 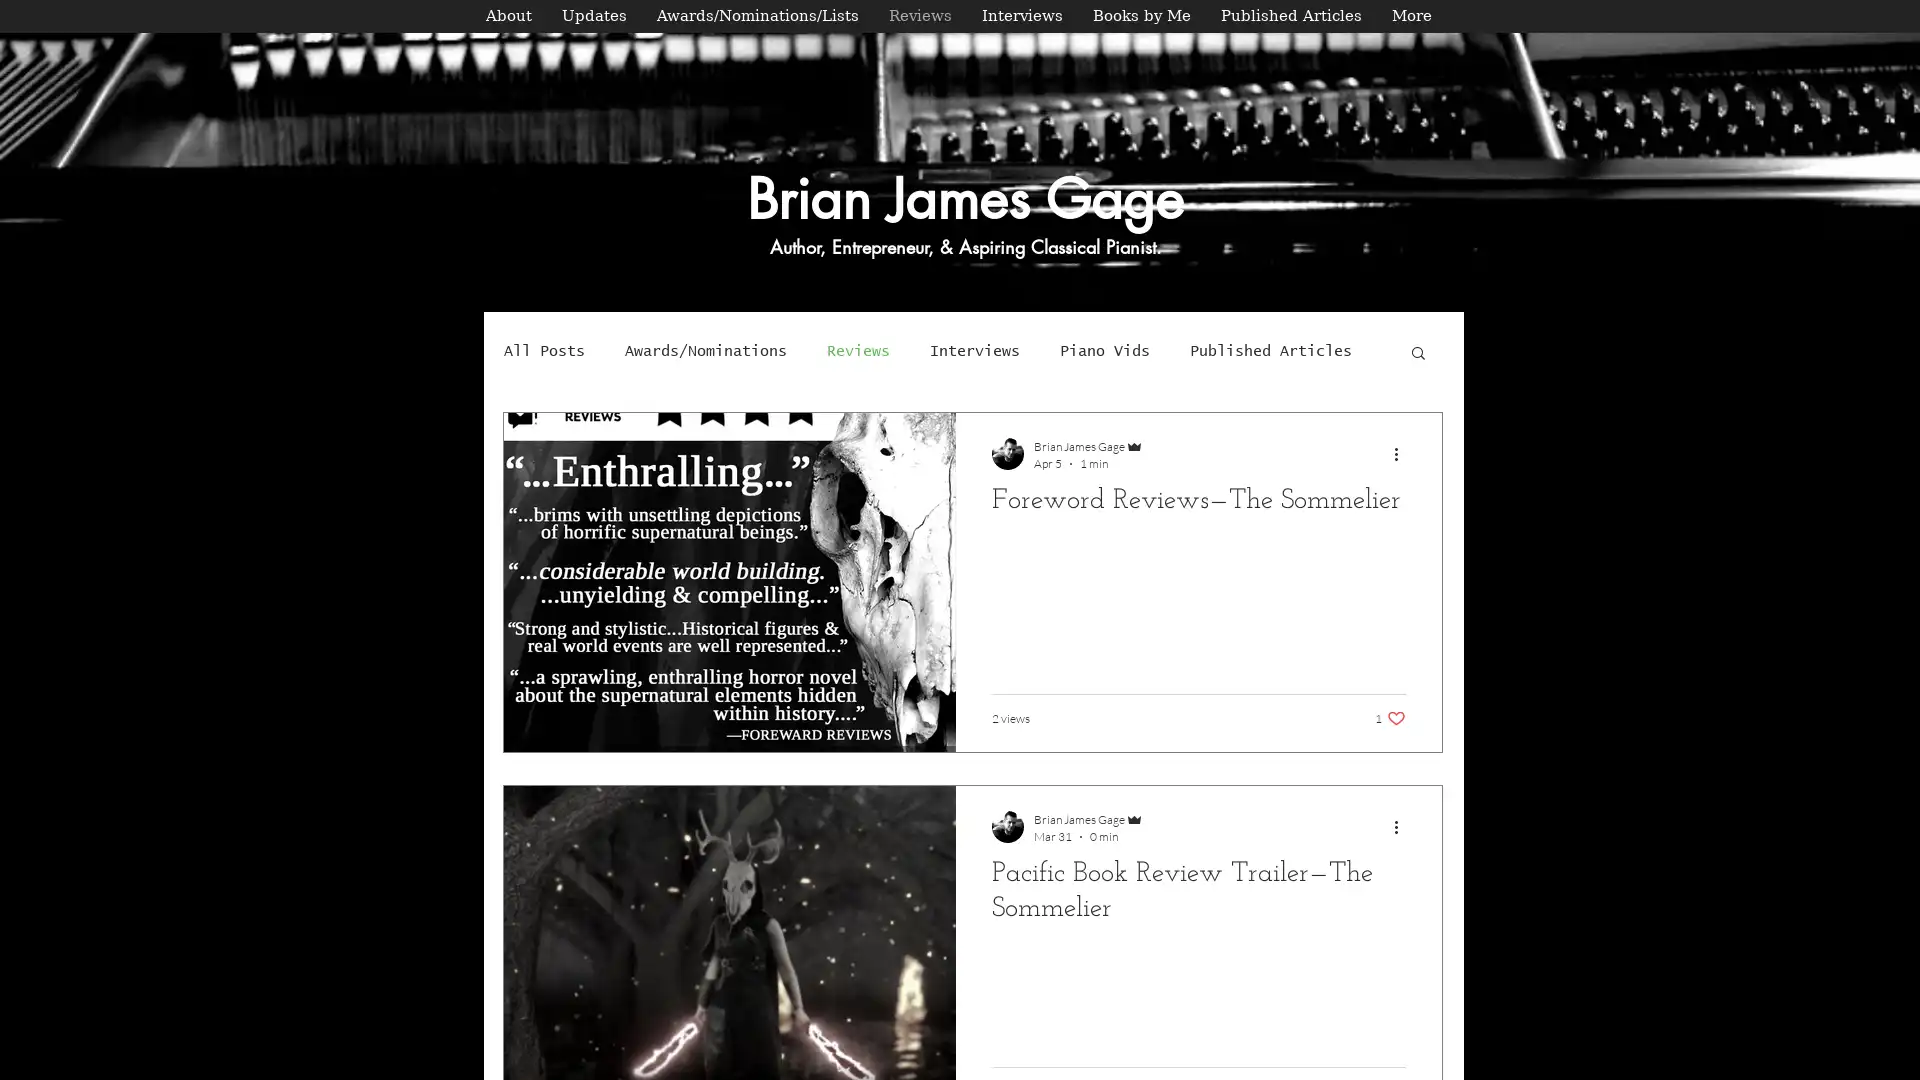 What do you see at coordinates (858, 350) in the screenshot?
I see `Reviews` at bounding box center [858, 350].